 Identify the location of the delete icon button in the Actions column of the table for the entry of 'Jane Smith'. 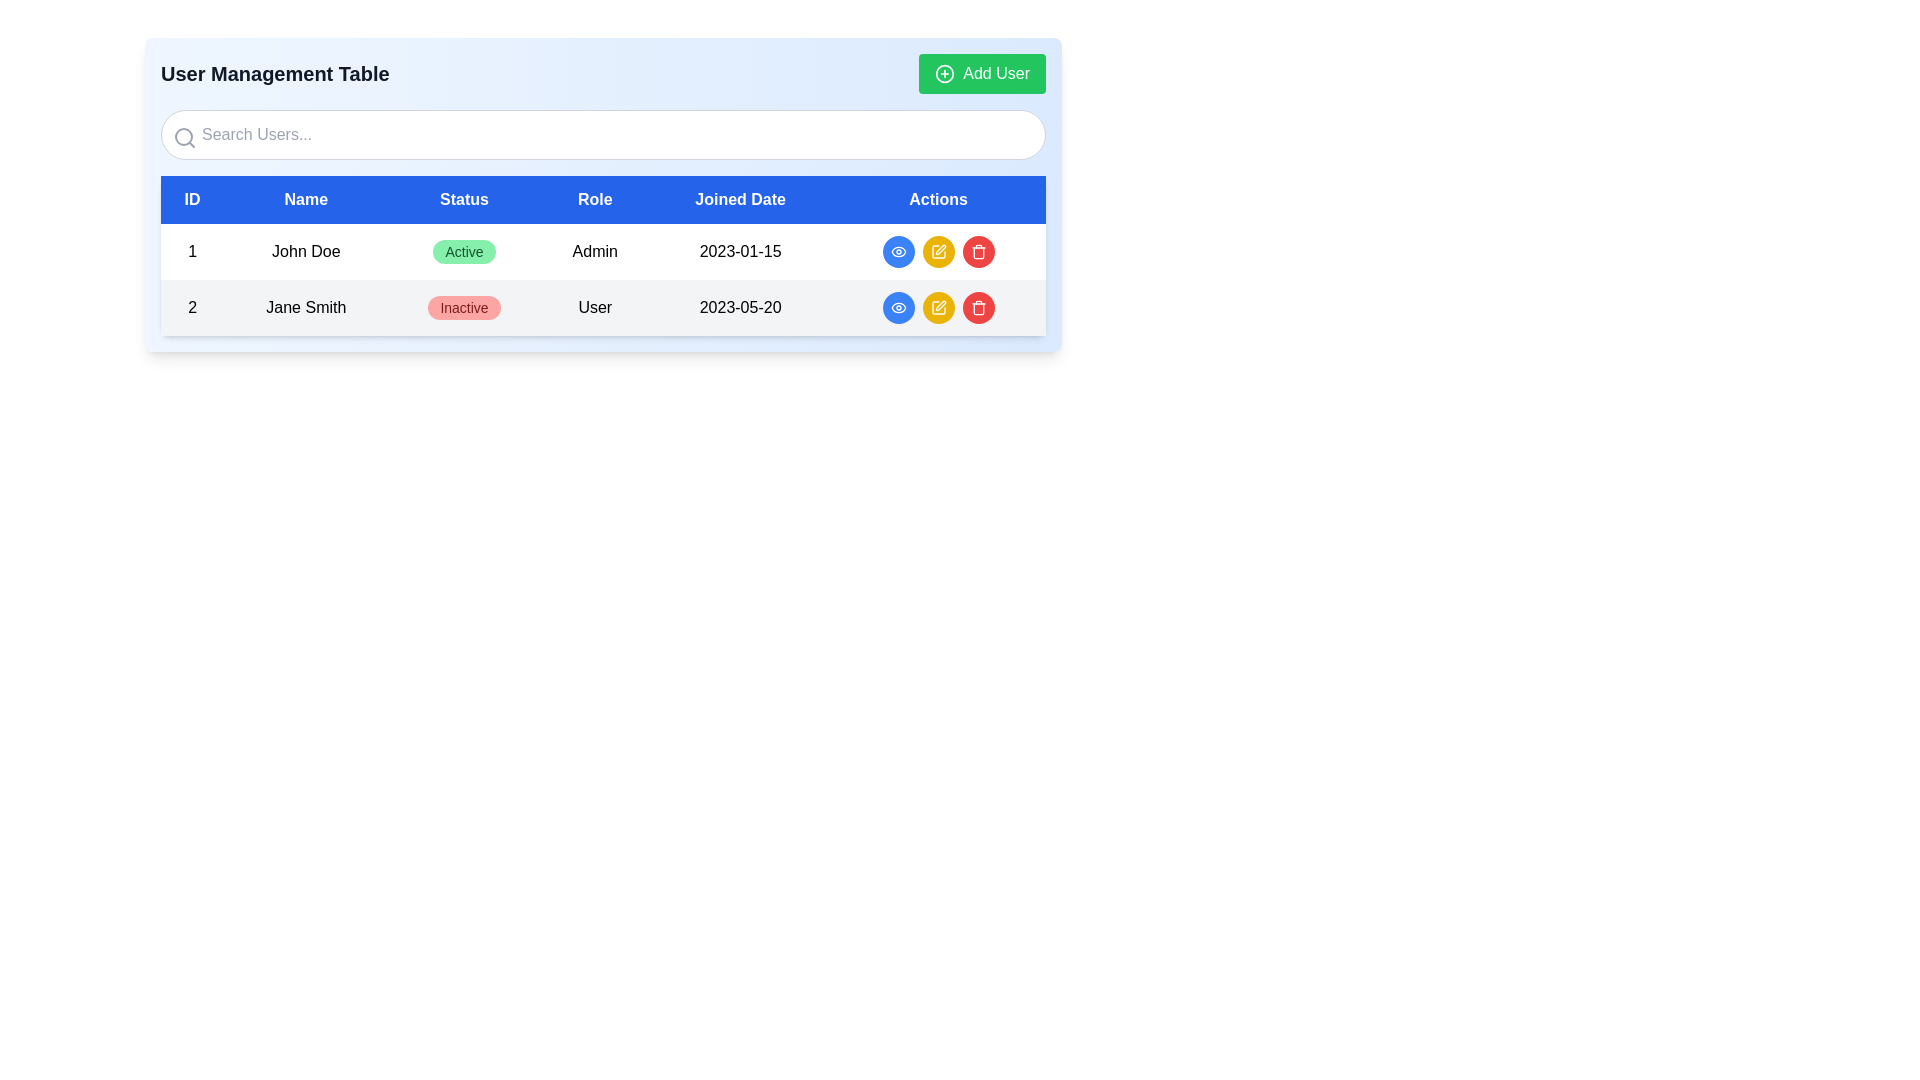
(978, 250).